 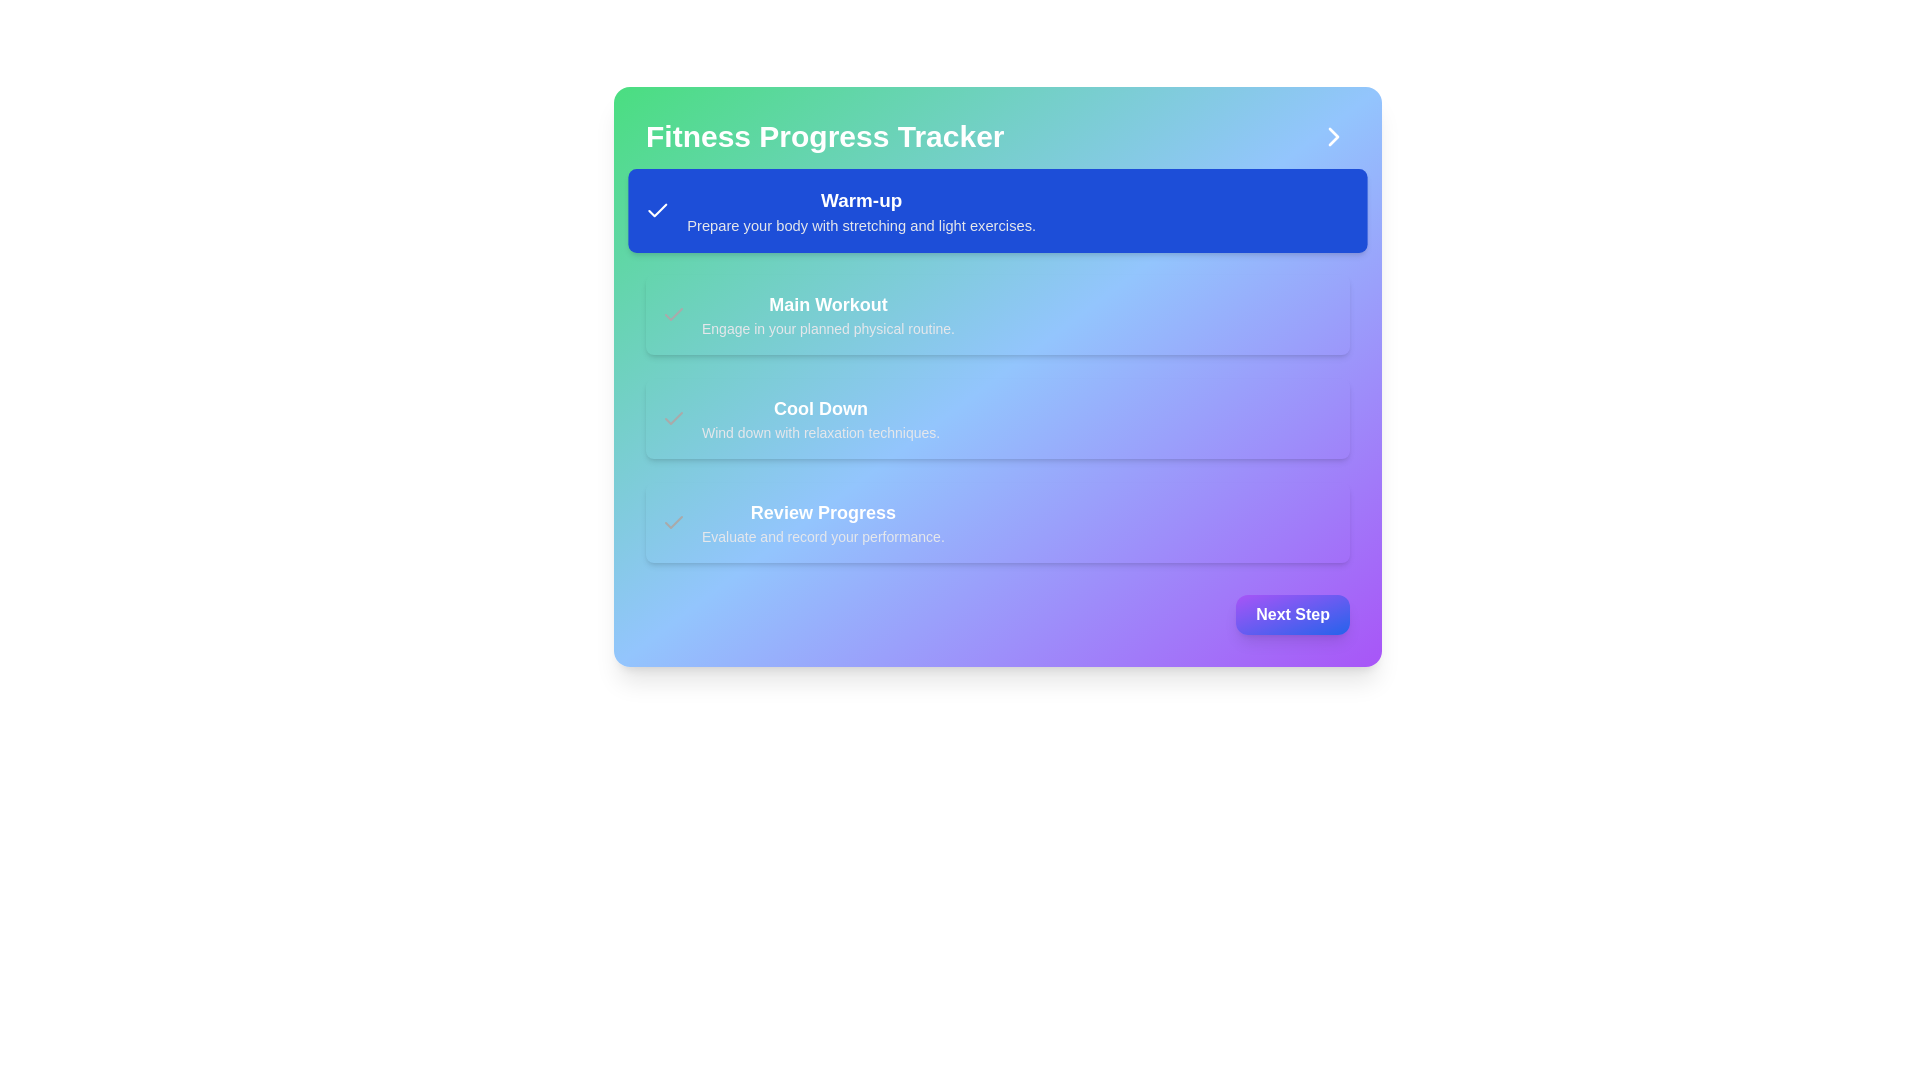 I want to click on the informational card that describes the progress tracking feature, positioned as the fourth item in a vertical list below the 'Cool Down' section, so click(x=998, y=522).